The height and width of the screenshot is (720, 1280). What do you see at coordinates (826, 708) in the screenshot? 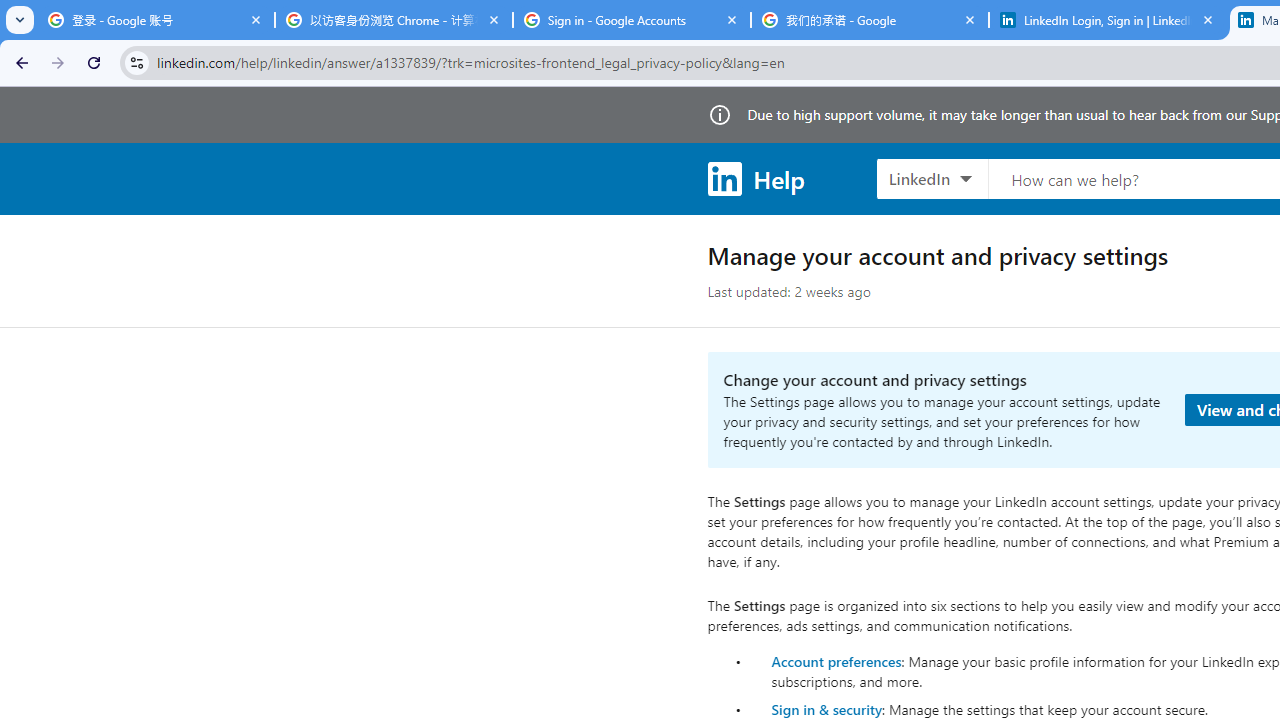
I see `'Sign in & security'` at bounding box center [826, 708].